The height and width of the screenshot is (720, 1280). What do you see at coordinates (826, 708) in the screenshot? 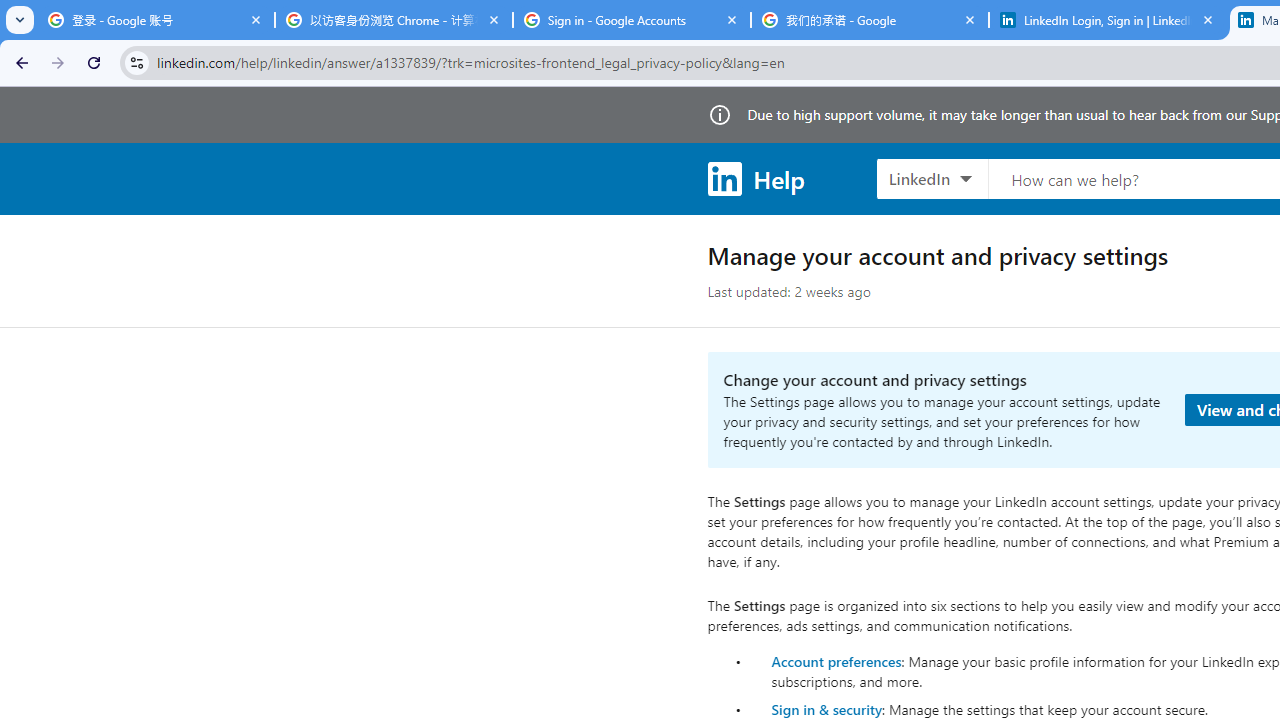
I see `'Sign in & security'` at bounding box center [826, 708].